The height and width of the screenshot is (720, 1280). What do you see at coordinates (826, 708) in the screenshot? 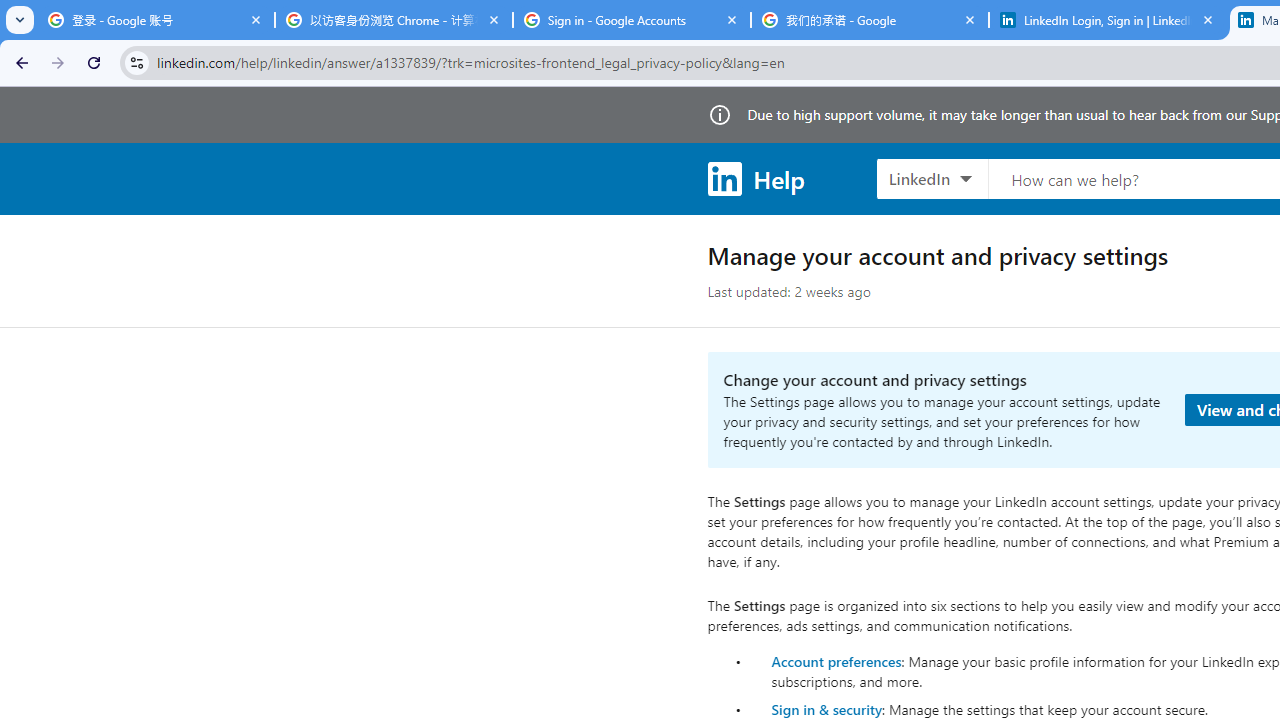
I see `'Sign in & security'` at bounding box center [826, 708].